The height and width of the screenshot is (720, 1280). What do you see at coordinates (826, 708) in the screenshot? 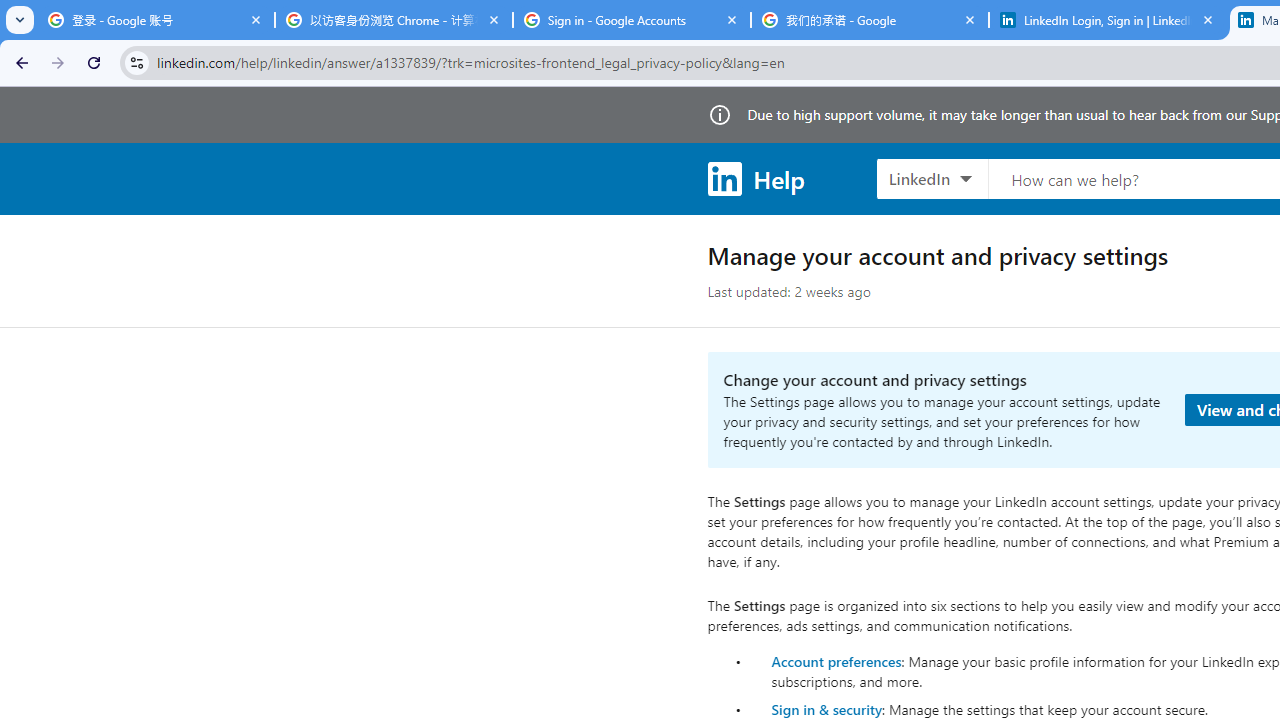
I see `'Sign in & security'` at bounding box center [826, 708].